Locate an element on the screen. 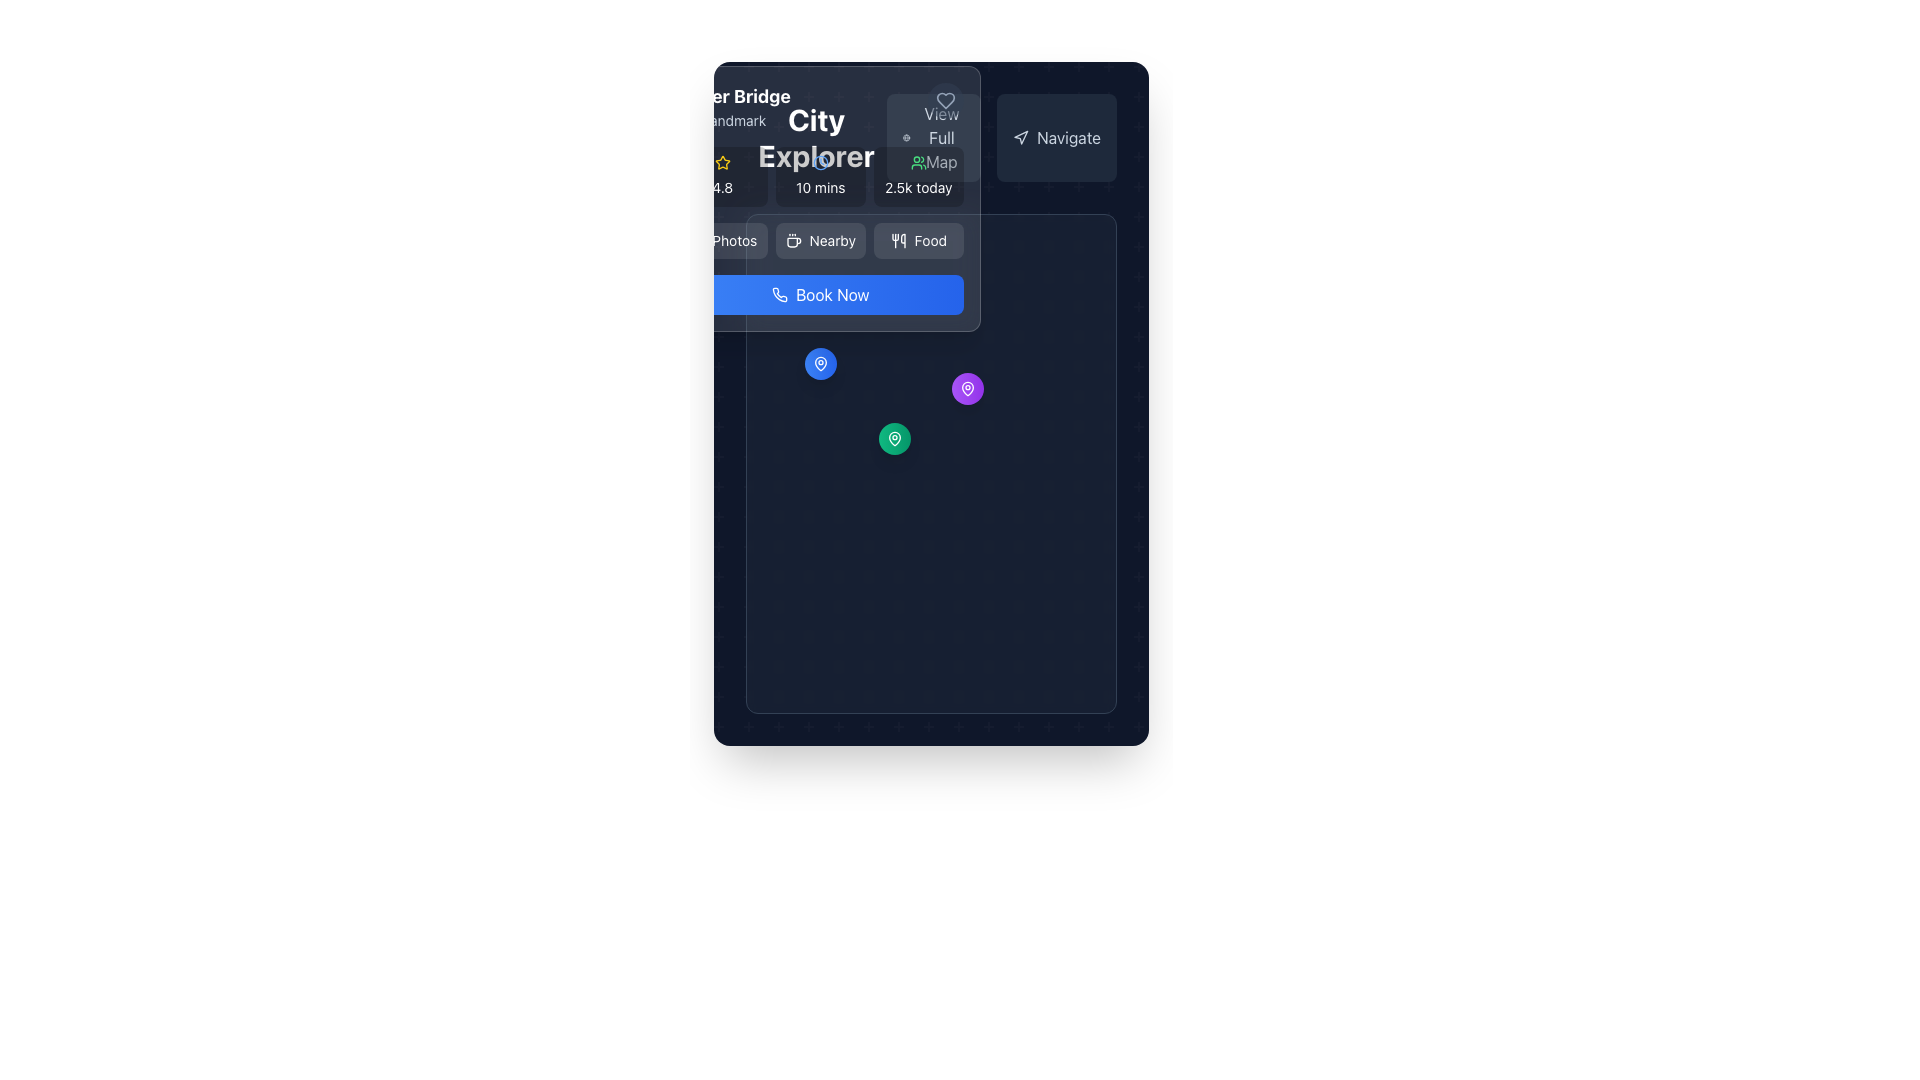 This screenshot has height=1080, width=1920. text label displaying '10 mins' located centrally beneath the clock icon in the top section of the interface is located at coordinates (820, 187).